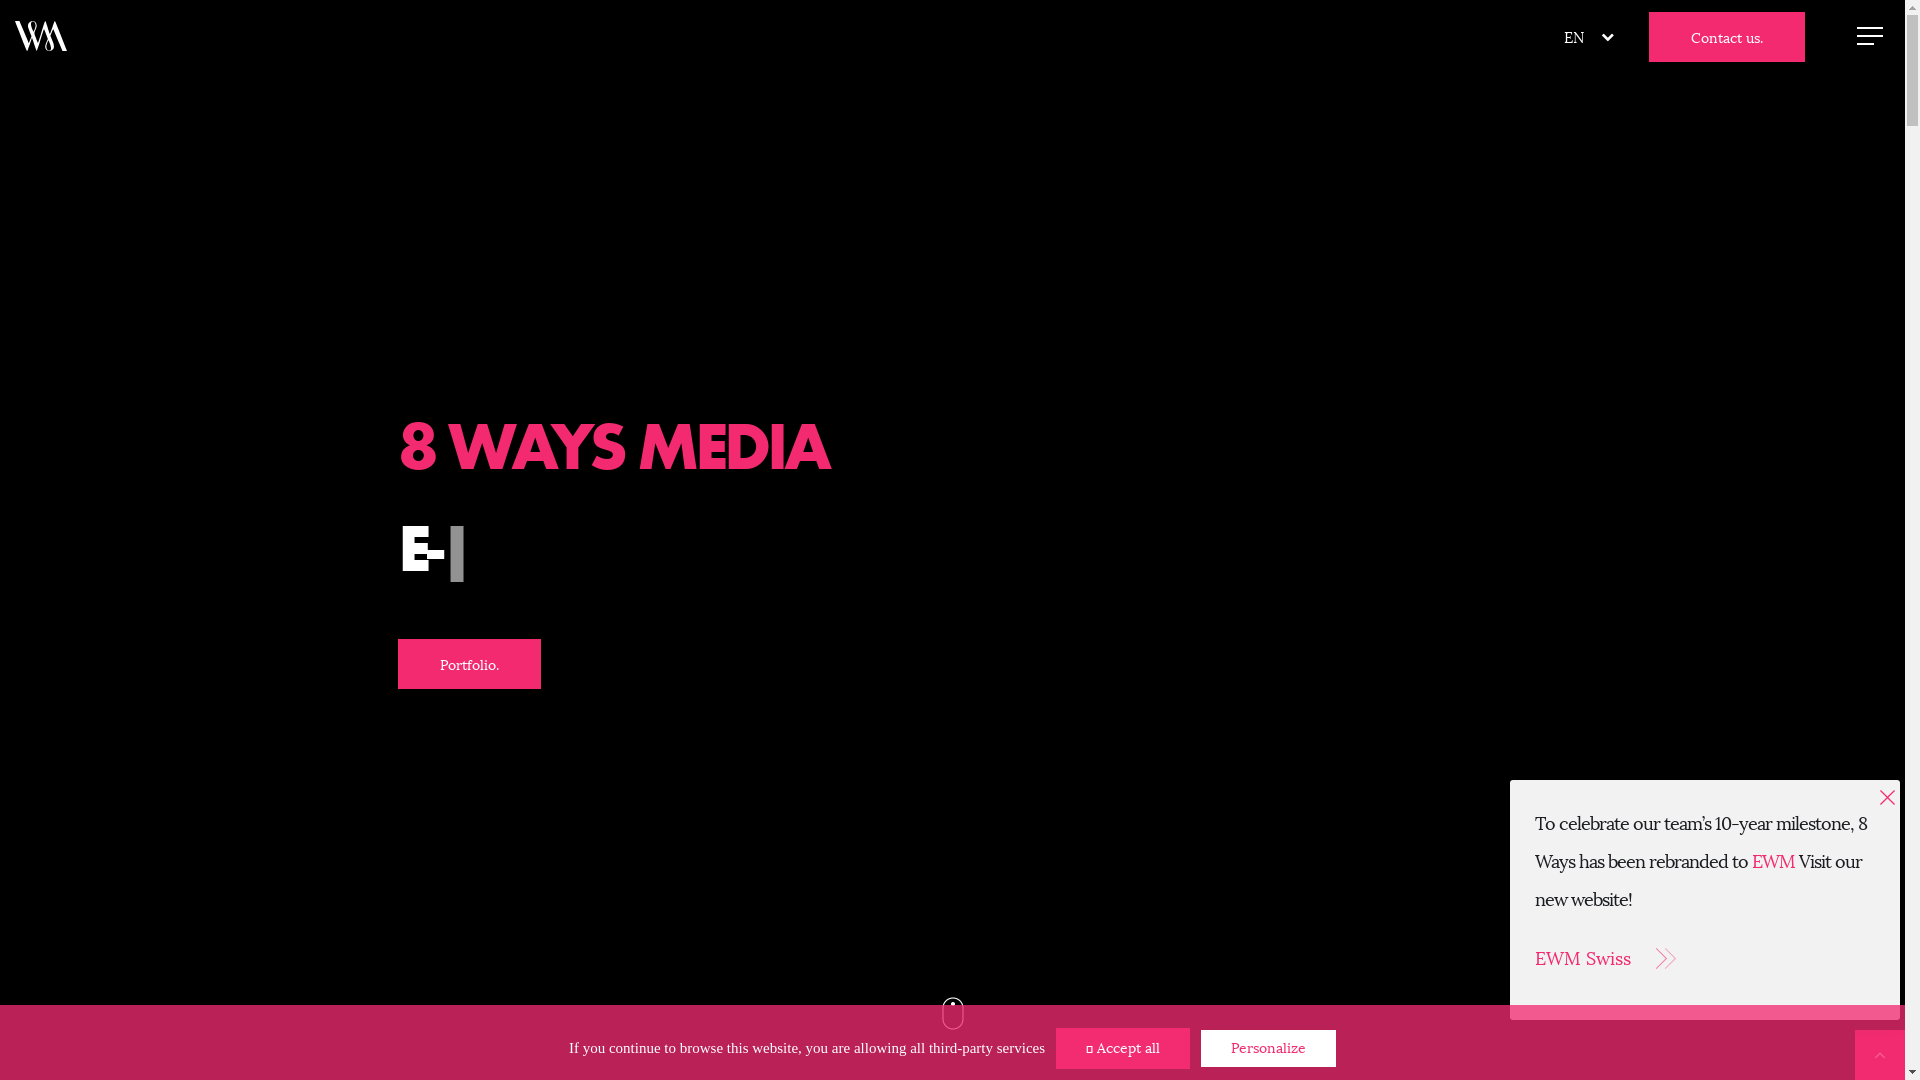 The image size is (1920, 1080). What do you see at coordinates (1869, 34) in the screenshot?
I see `'Open / Close Menu'` at bounding box center [1869, 34].